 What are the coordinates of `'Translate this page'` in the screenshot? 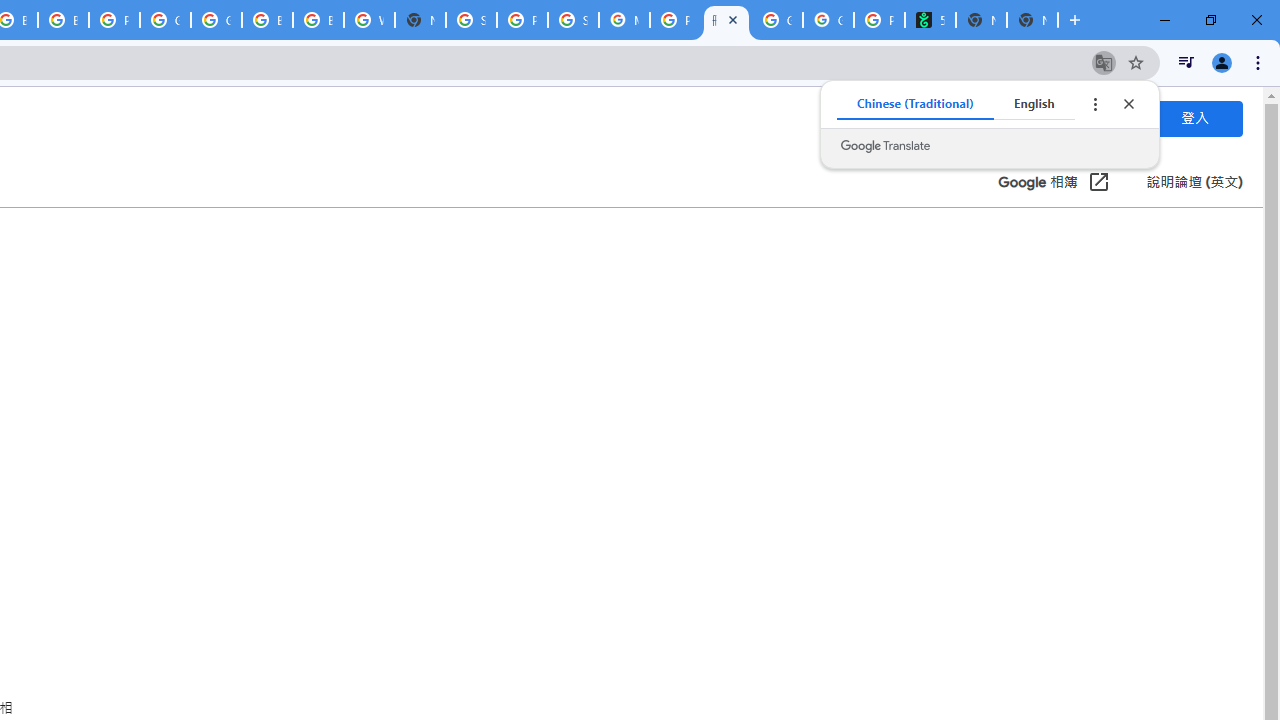 It's located at (1103, 61).